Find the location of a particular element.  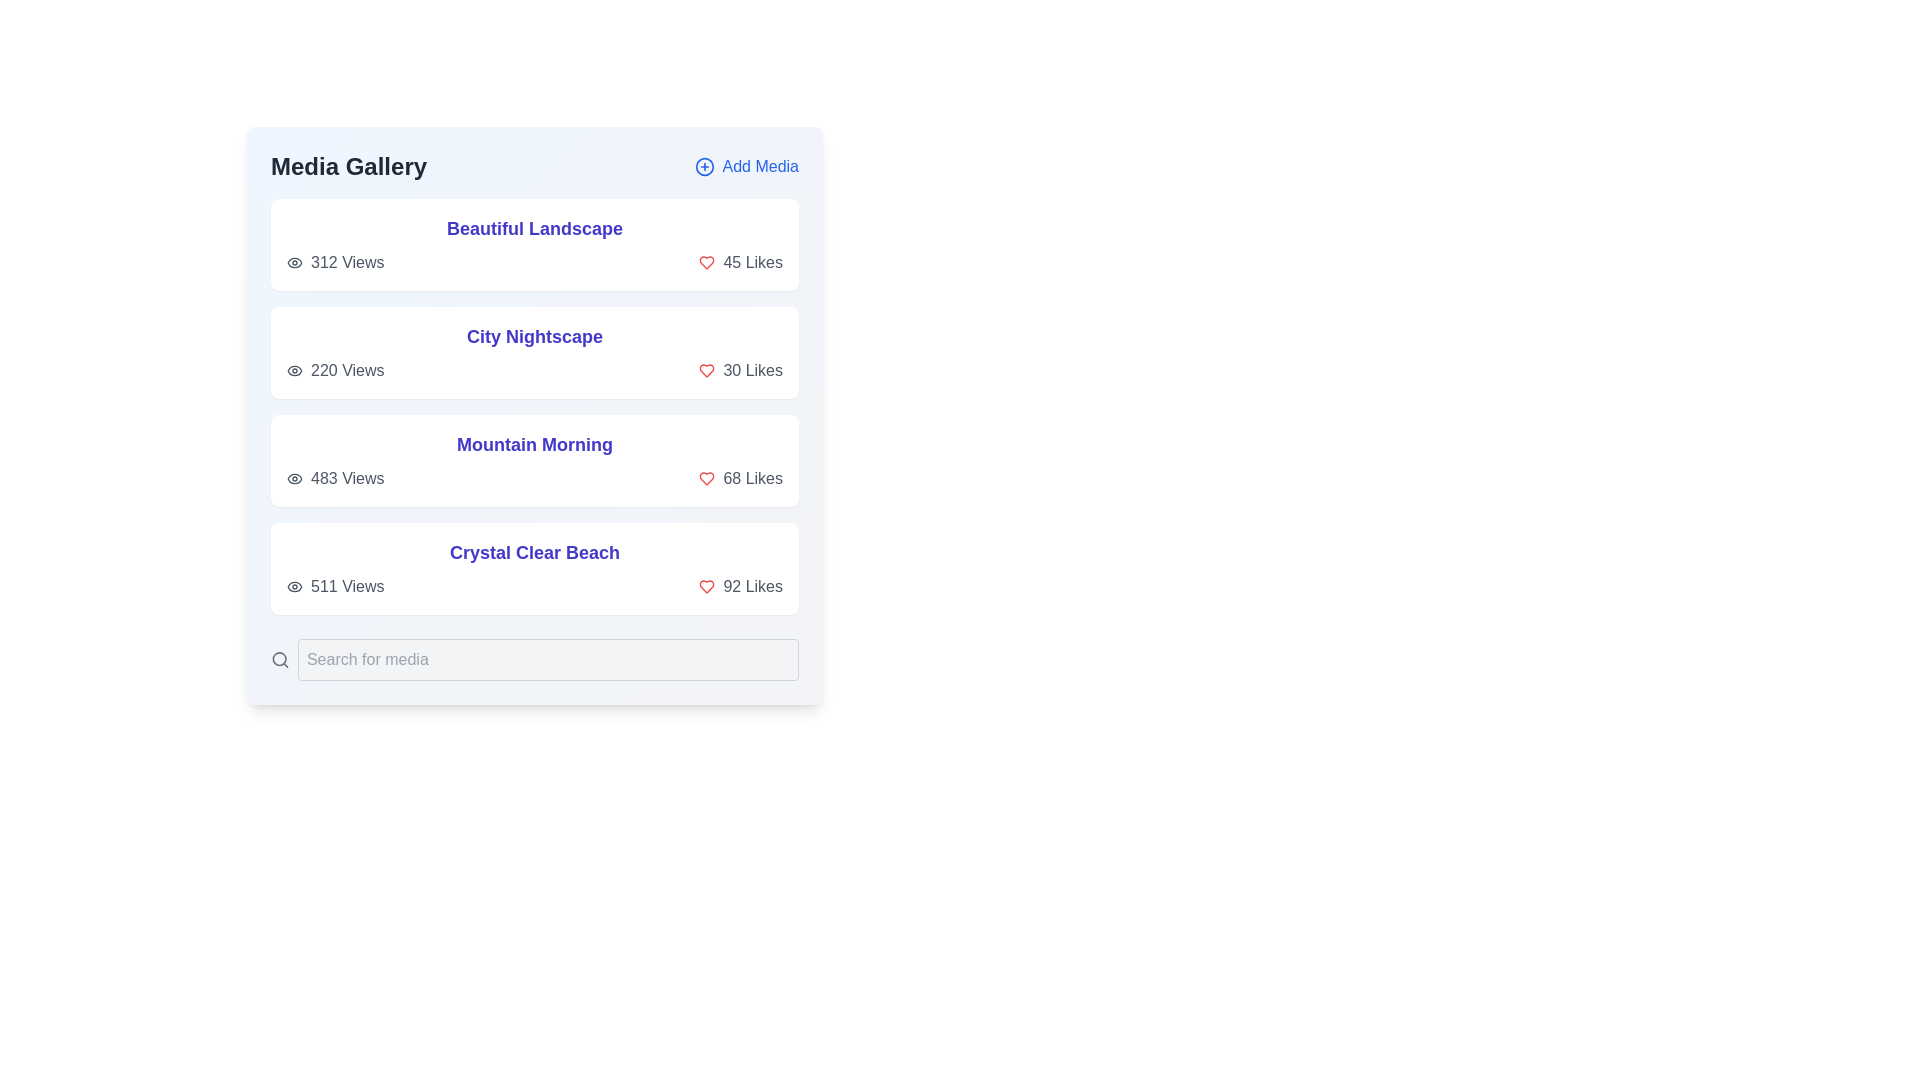

the card representing the media item titled 'City Nightscape' is located at coordinates (534, 352).